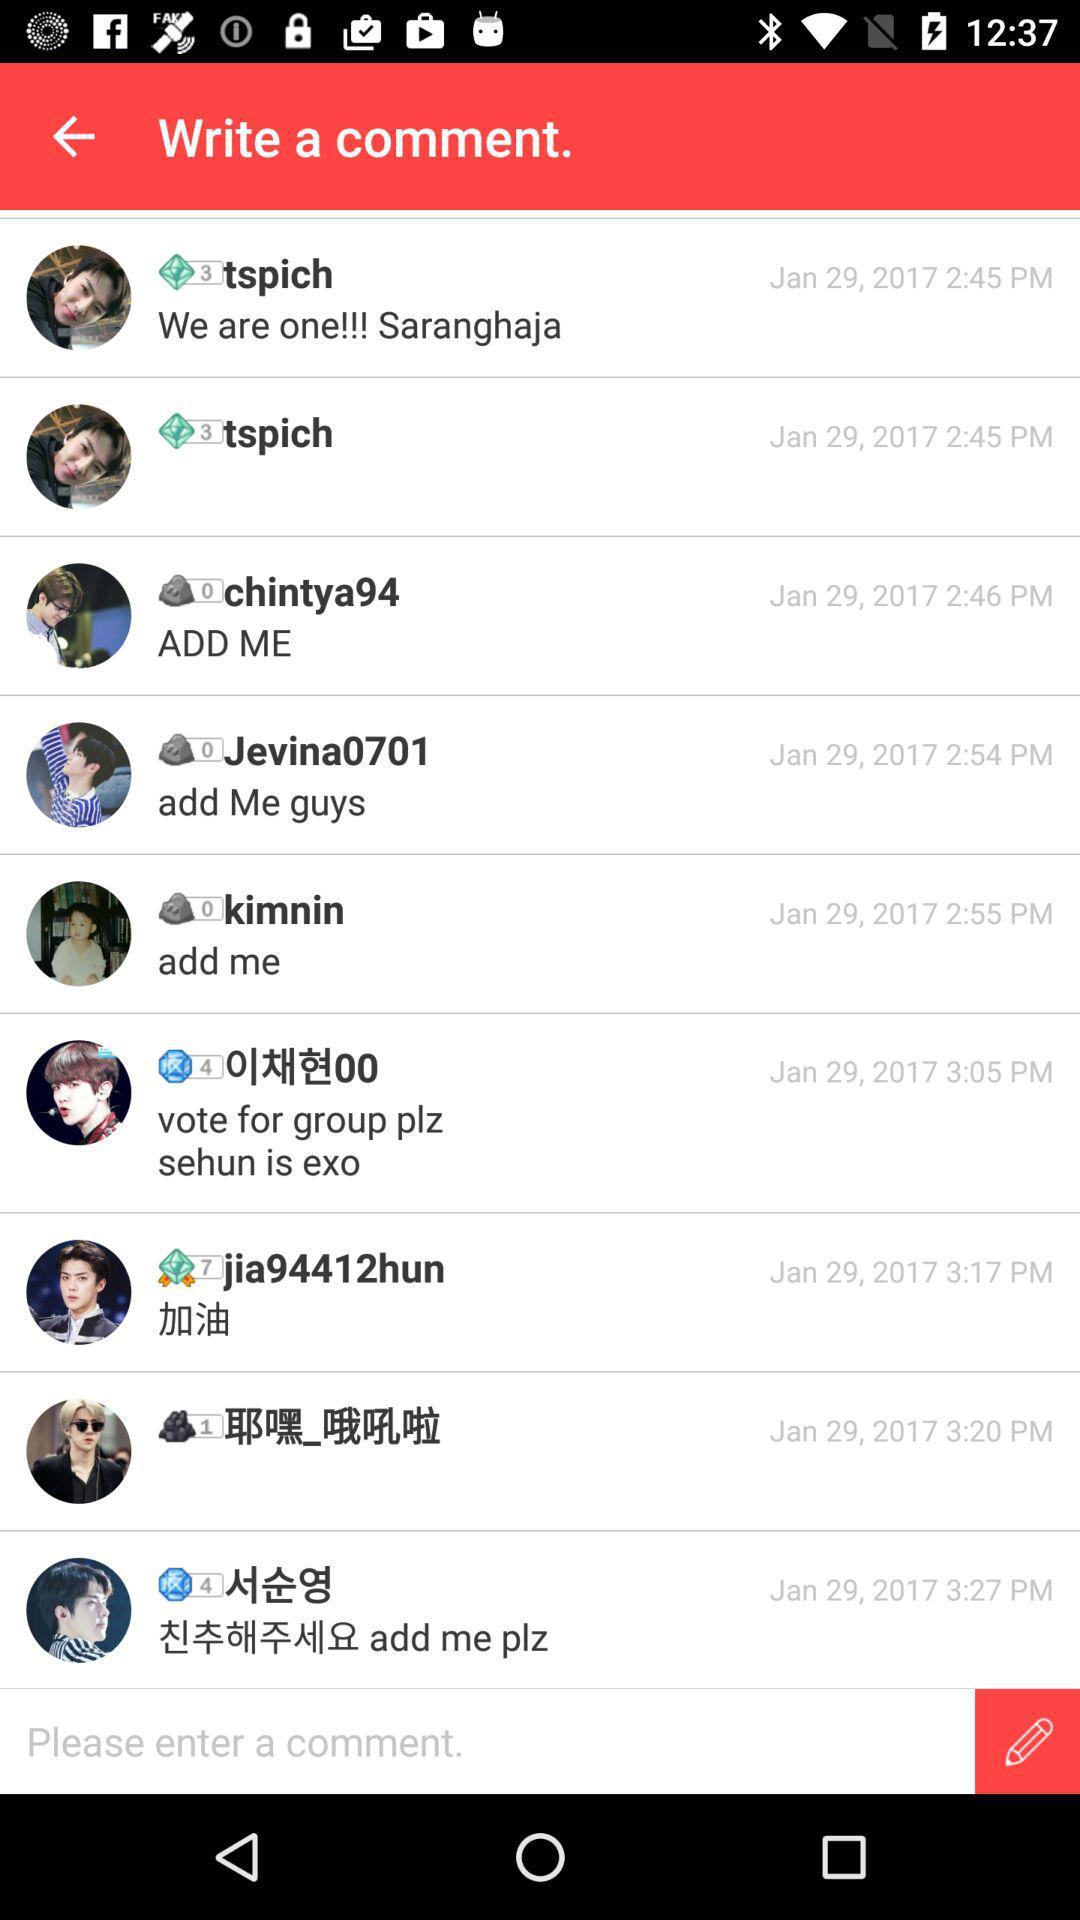  I want to click on profile picture, so click(77, 455).